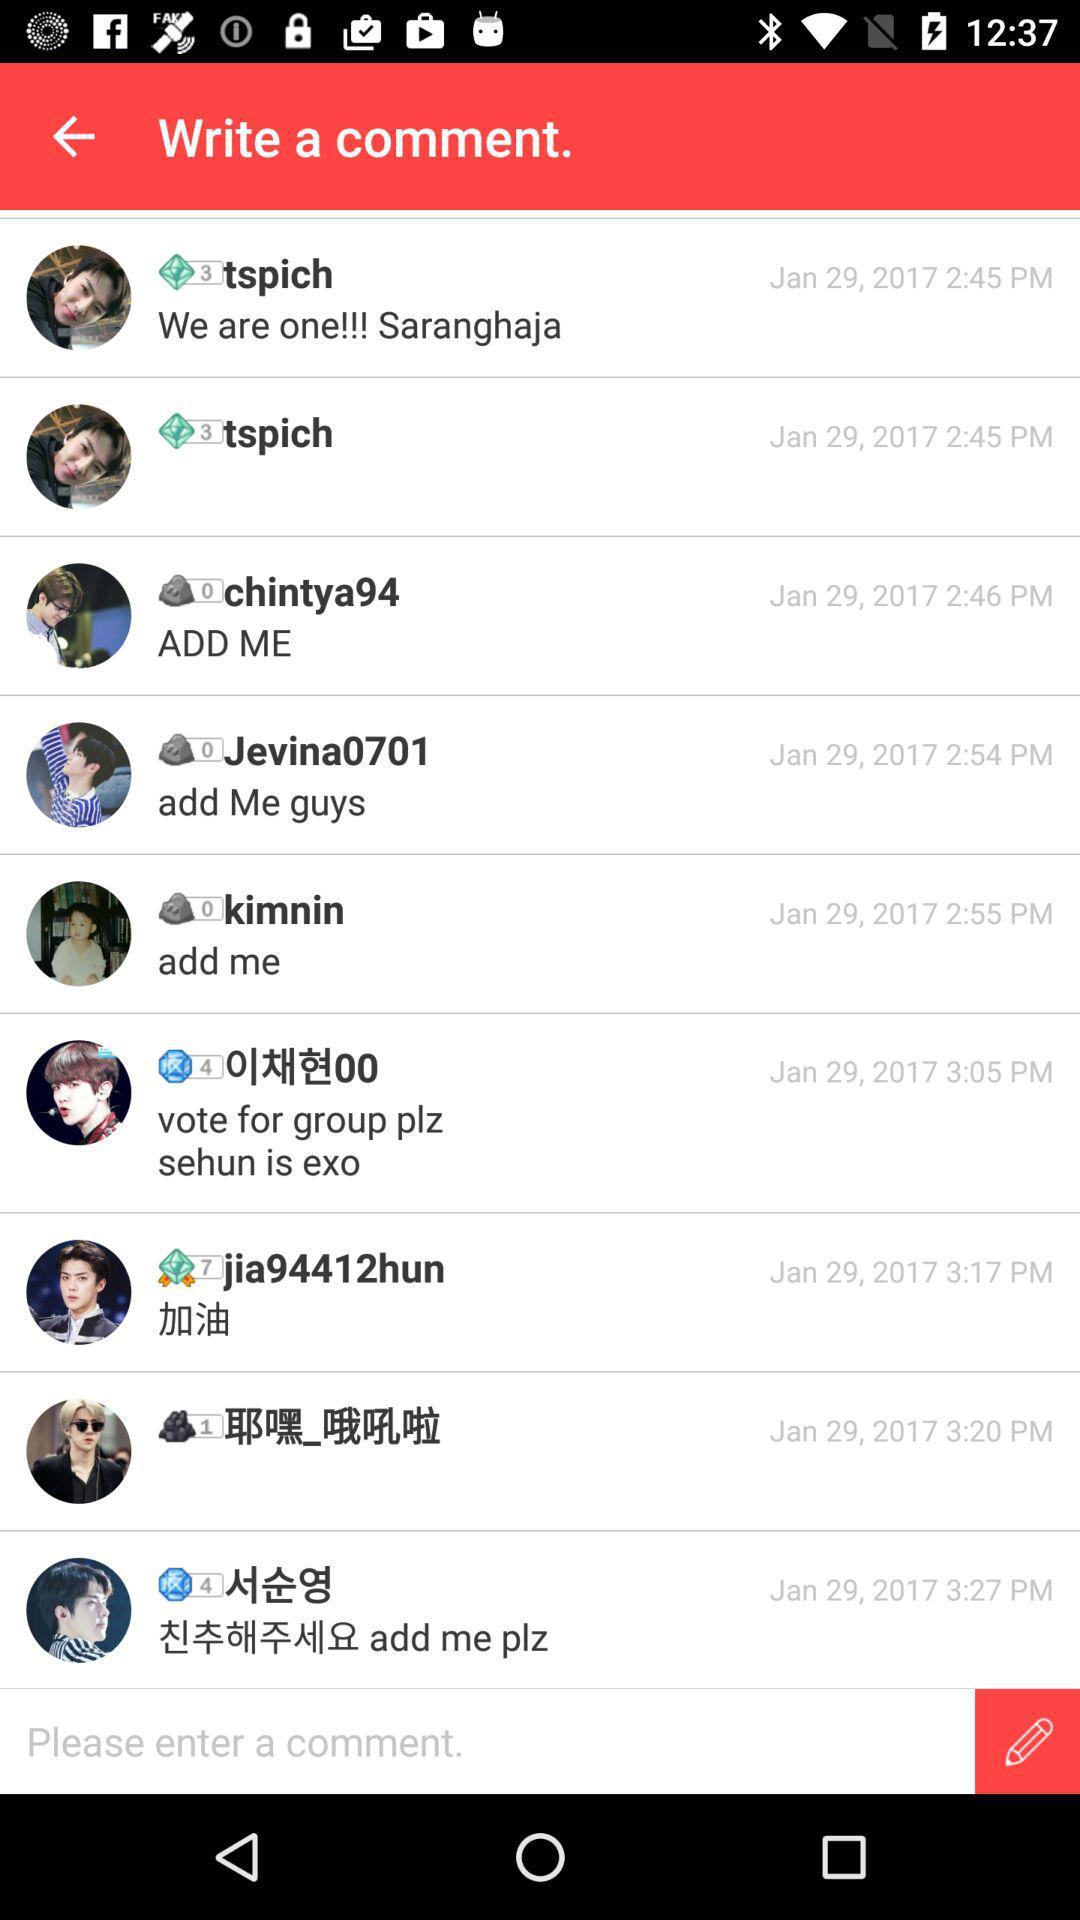  I want to click on profile picture, so click(77, 455).